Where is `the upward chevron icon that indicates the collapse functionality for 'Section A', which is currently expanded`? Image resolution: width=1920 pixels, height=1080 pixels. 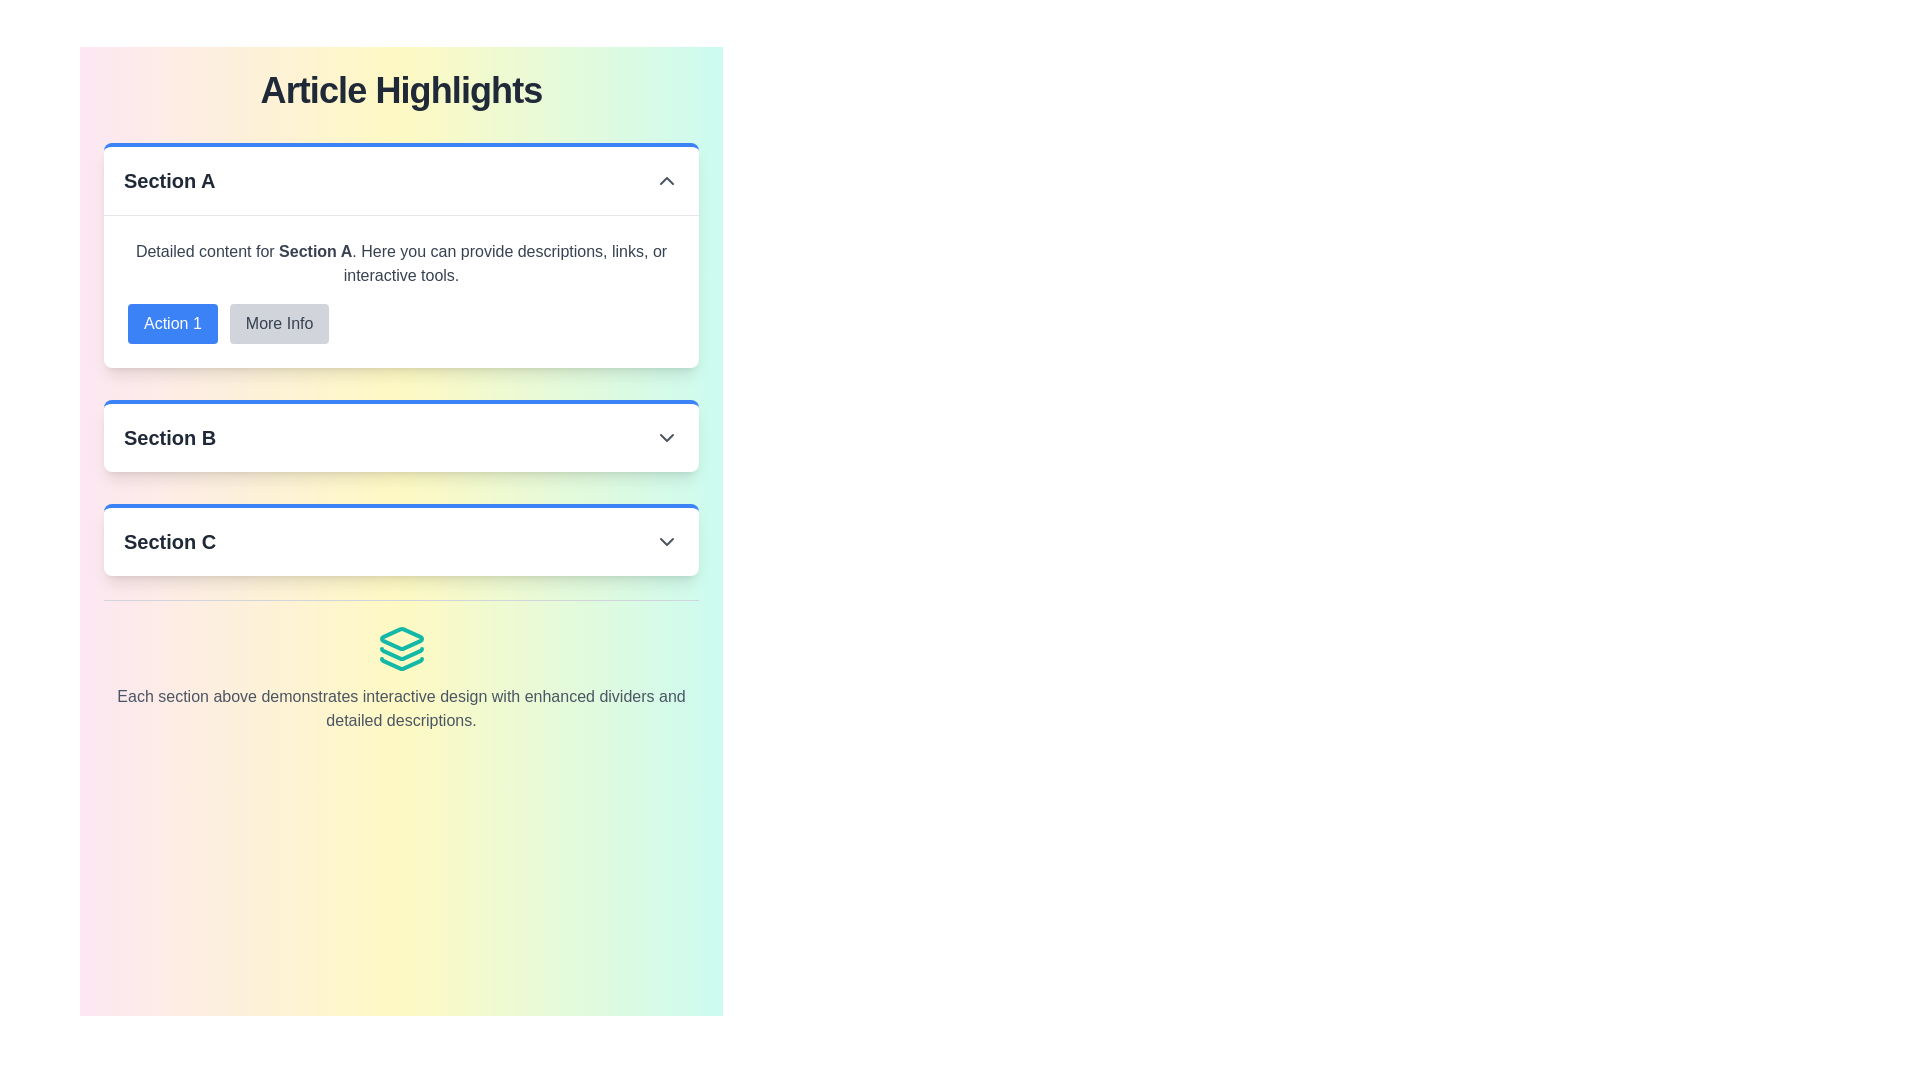
the upward chevron icon that indicates the collapse functionality for 'Section A', which is currently expanded is located at coordinates (667, 181).